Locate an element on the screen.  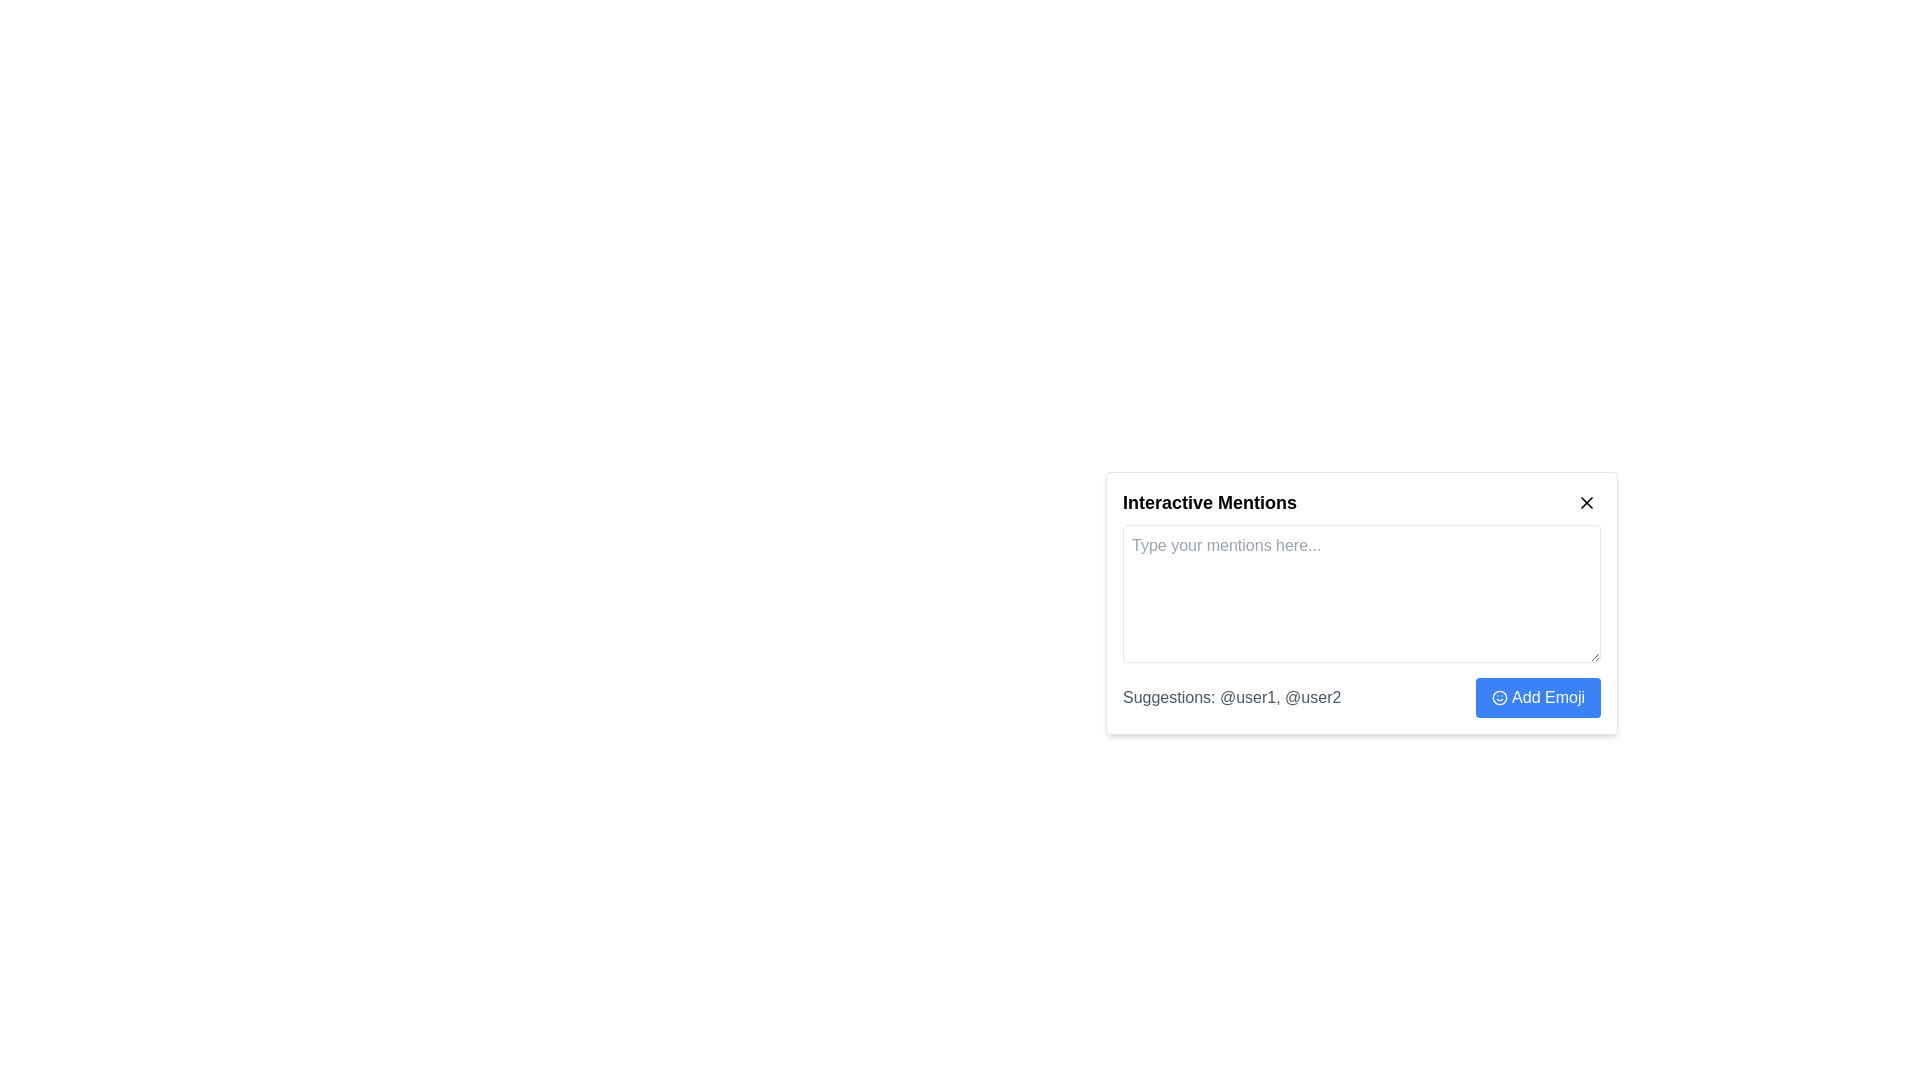
the text label displaying 'Interactive Mentions', which is a bold and larger-than-average heading located at the top-left corner of a popup component is located at coordinates (1208, 501).